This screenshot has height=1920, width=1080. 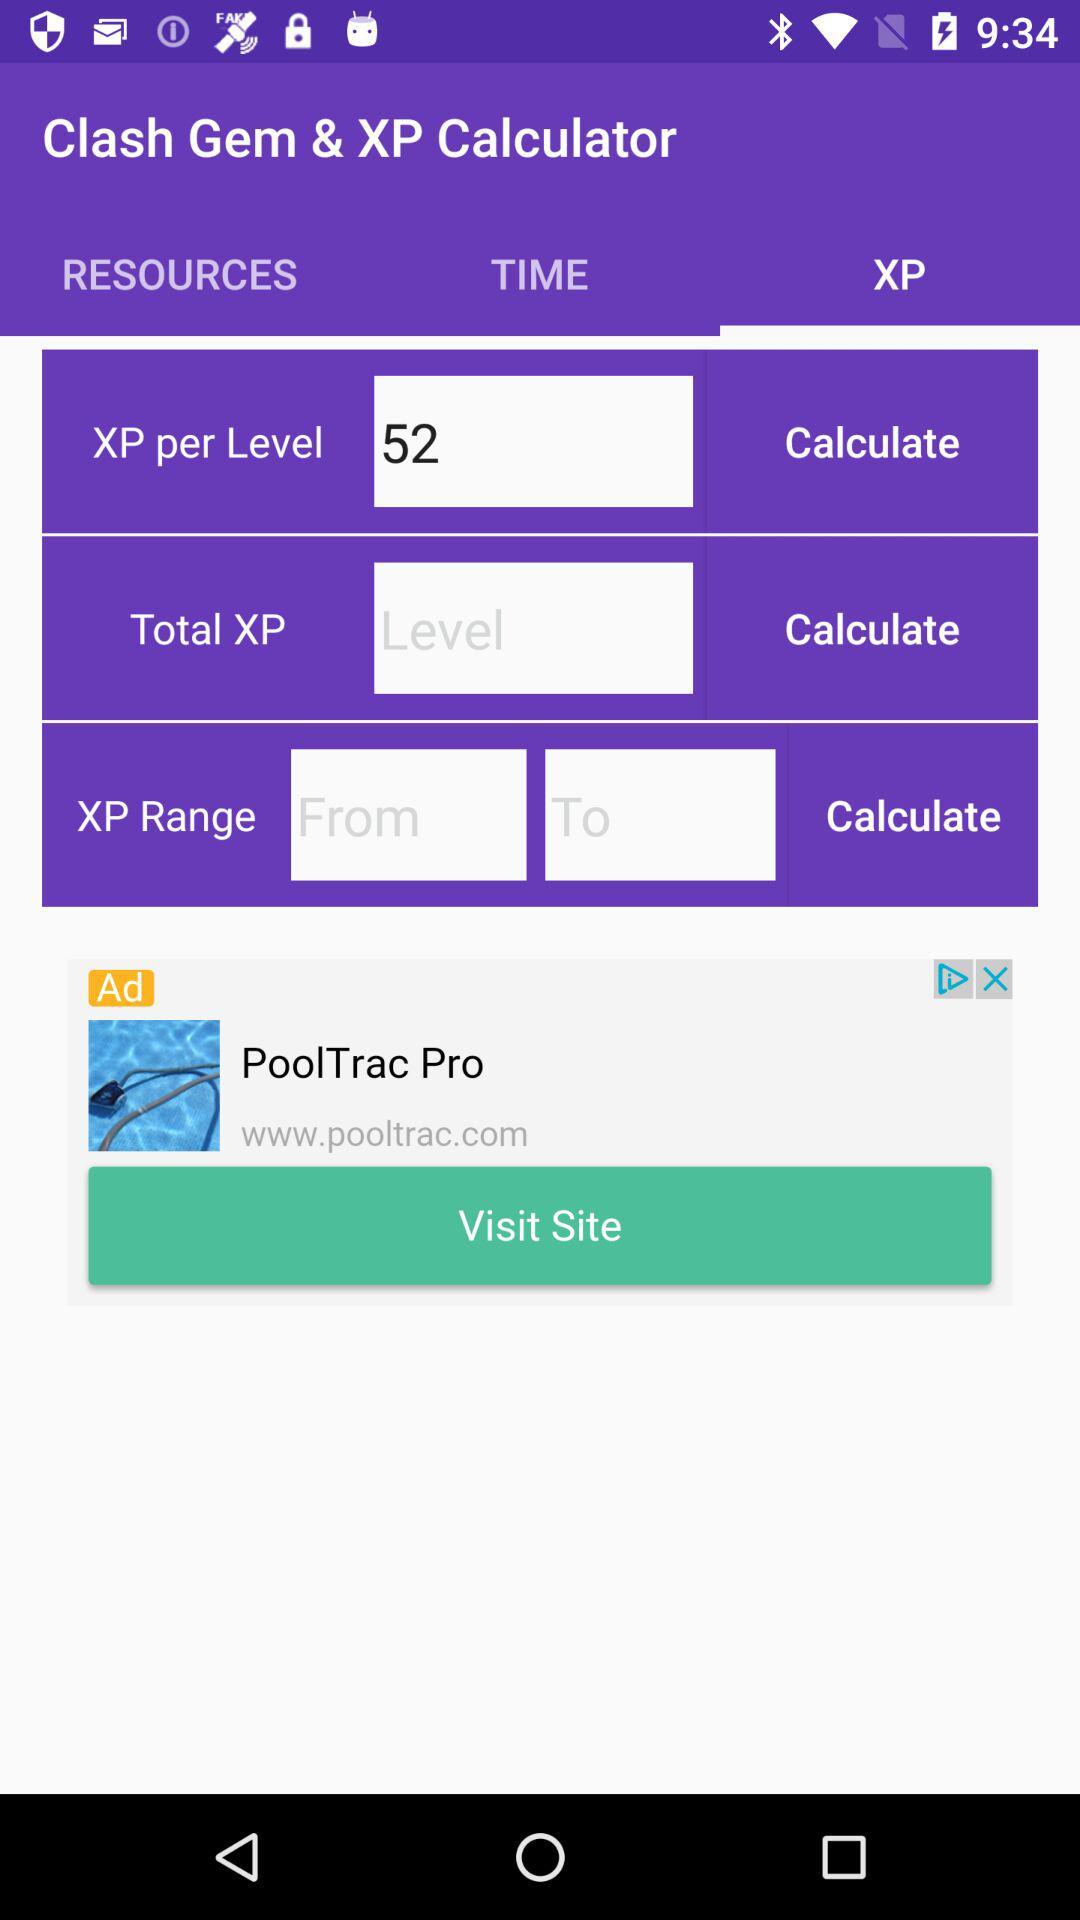 What do you see at coordinates (540, 1132) in the screenshot?
I see `image link to advertisement` at bounding box center [540, 1132].